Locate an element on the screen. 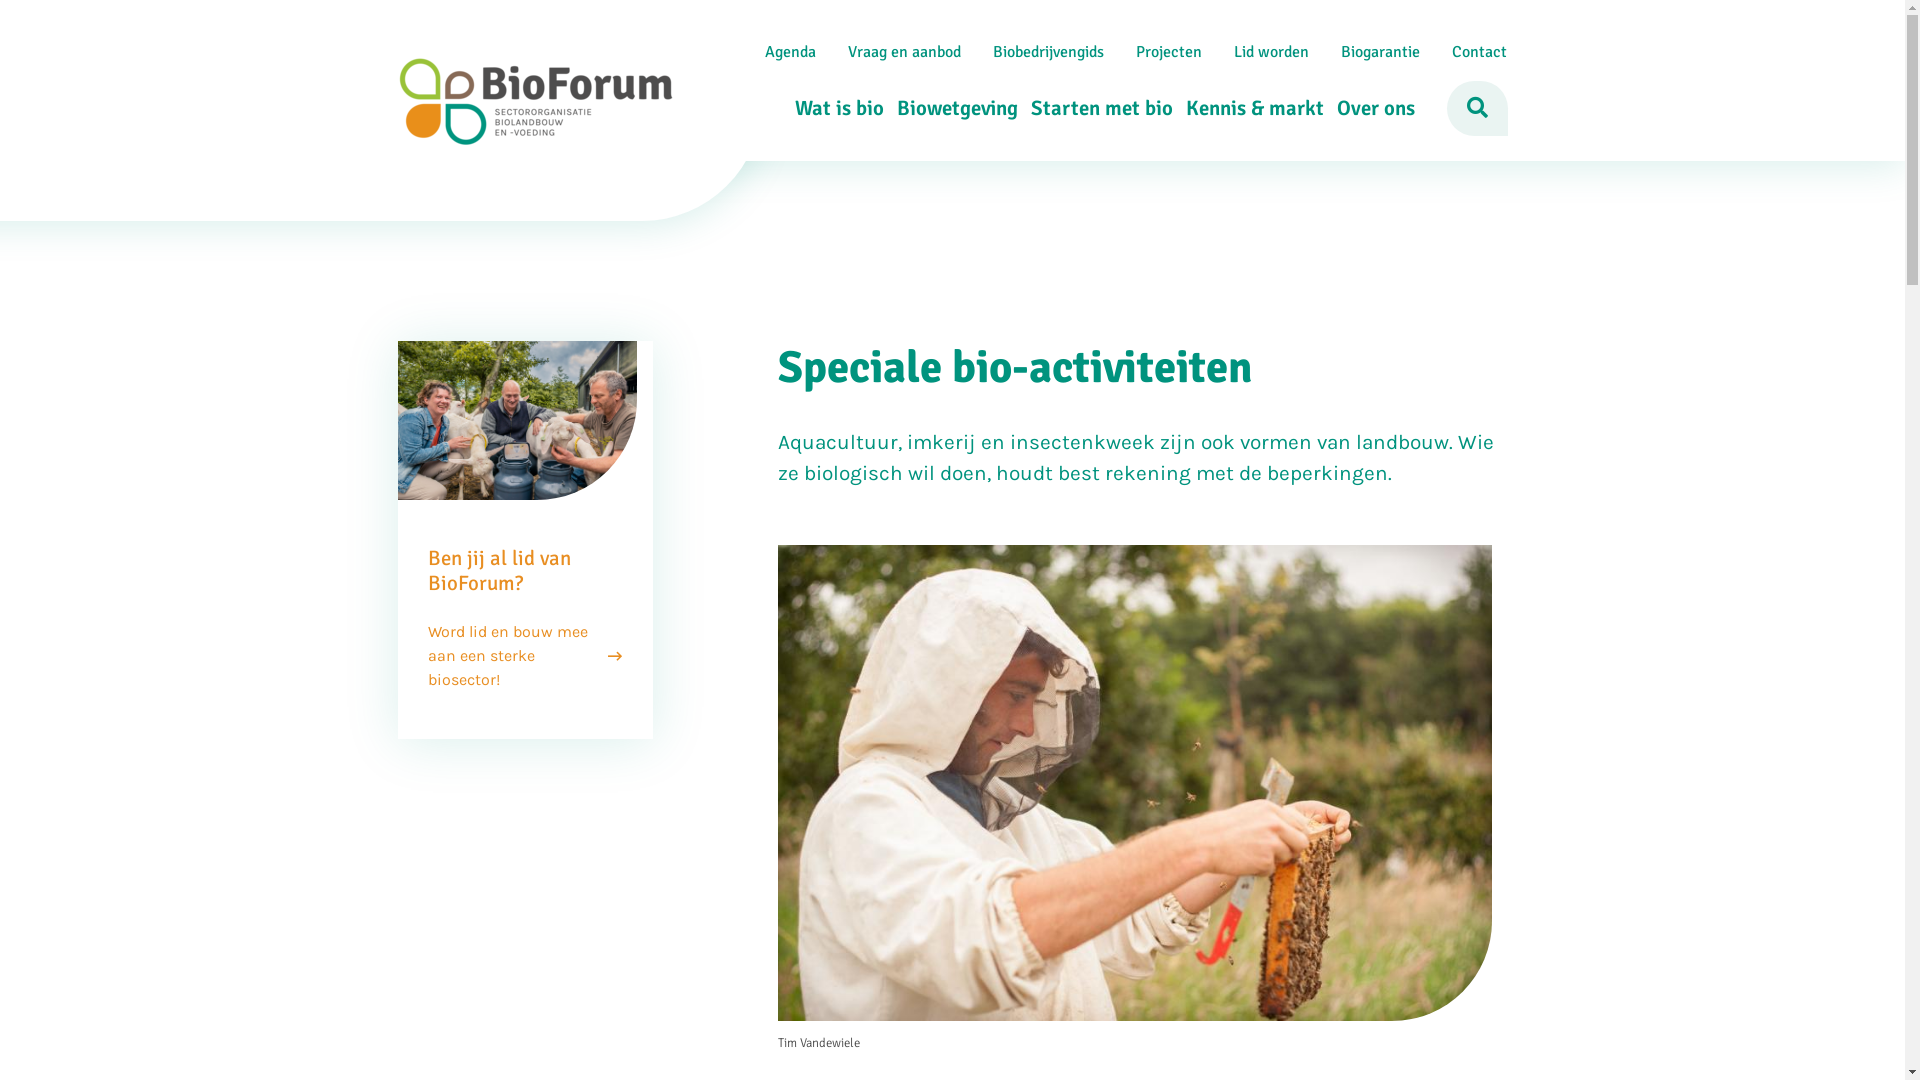 This screenshot has height=1080, width=1920. 'Biobedrijvengids' is located at coordinates (1046, 50).